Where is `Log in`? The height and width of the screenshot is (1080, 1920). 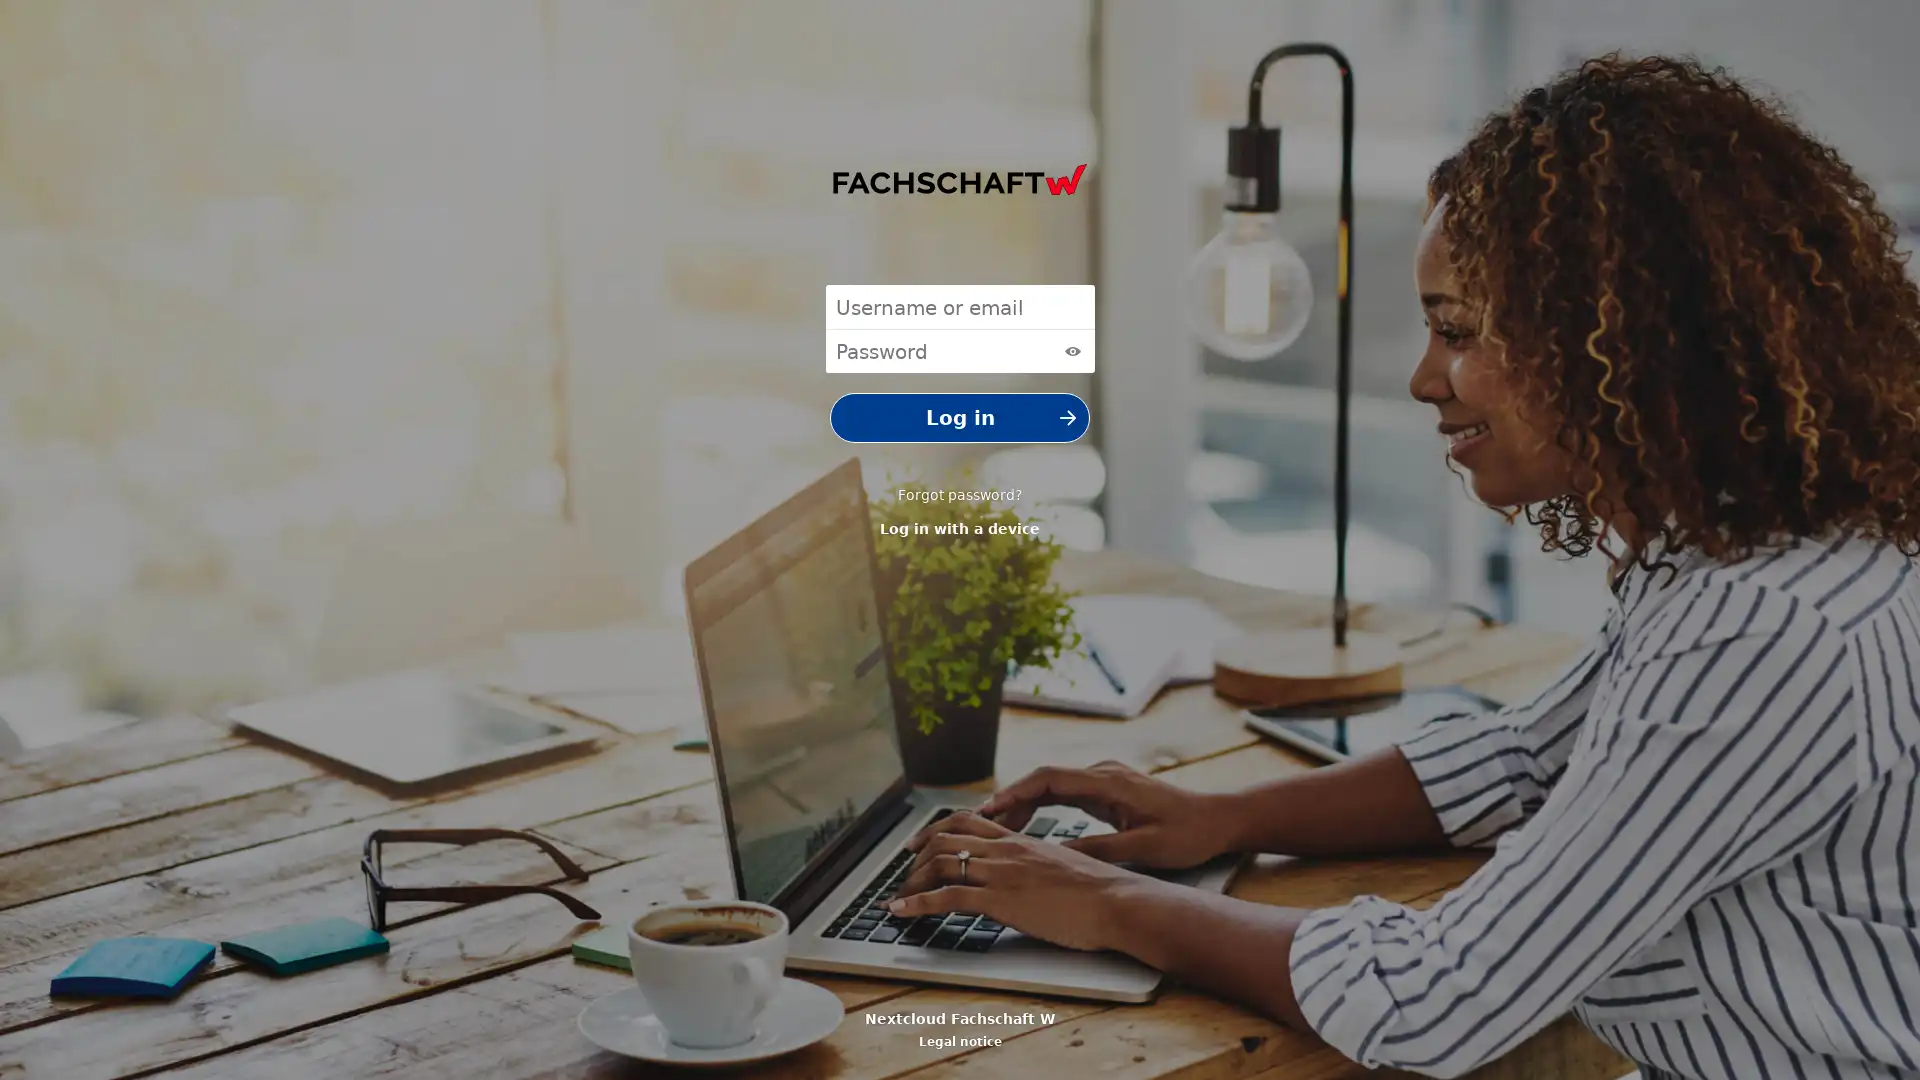 Log in is located at coordinates (960, 416).